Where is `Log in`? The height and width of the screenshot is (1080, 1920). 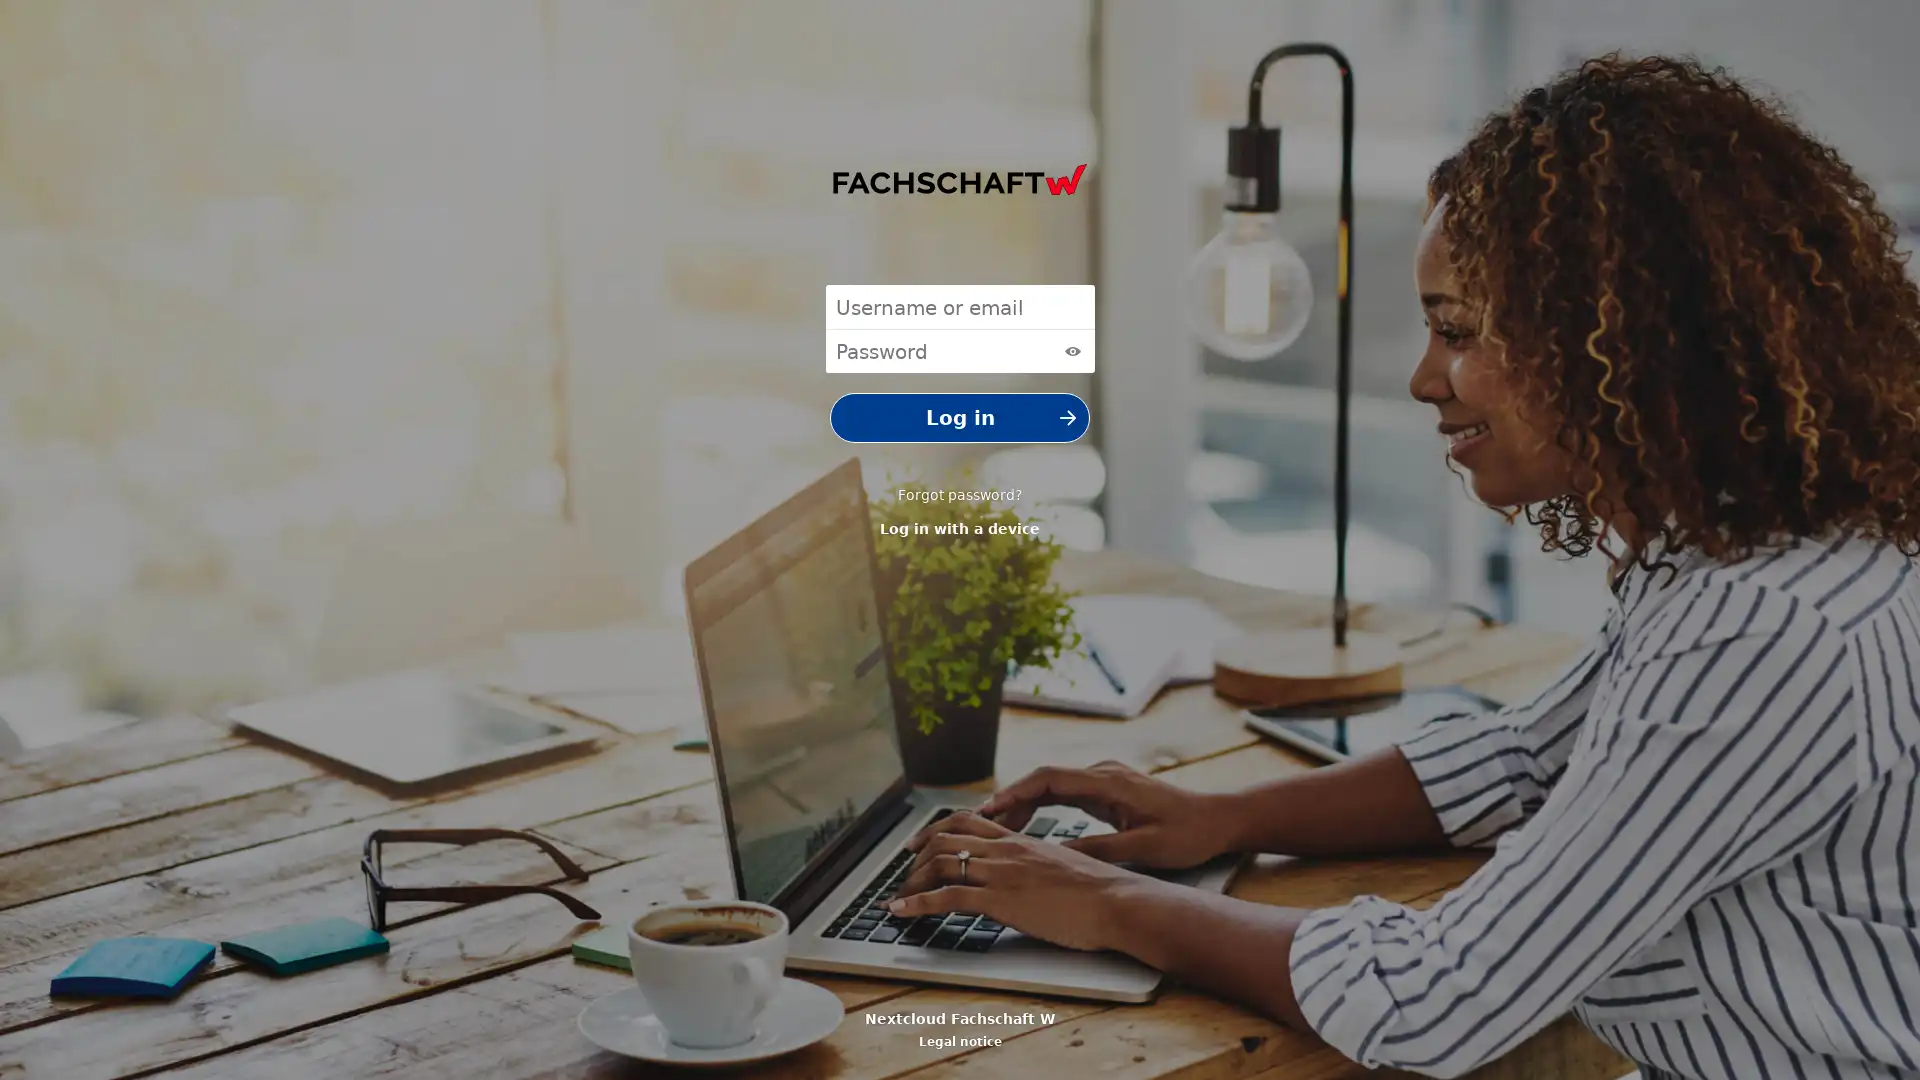 Log in is located at coordinates (960, 416).